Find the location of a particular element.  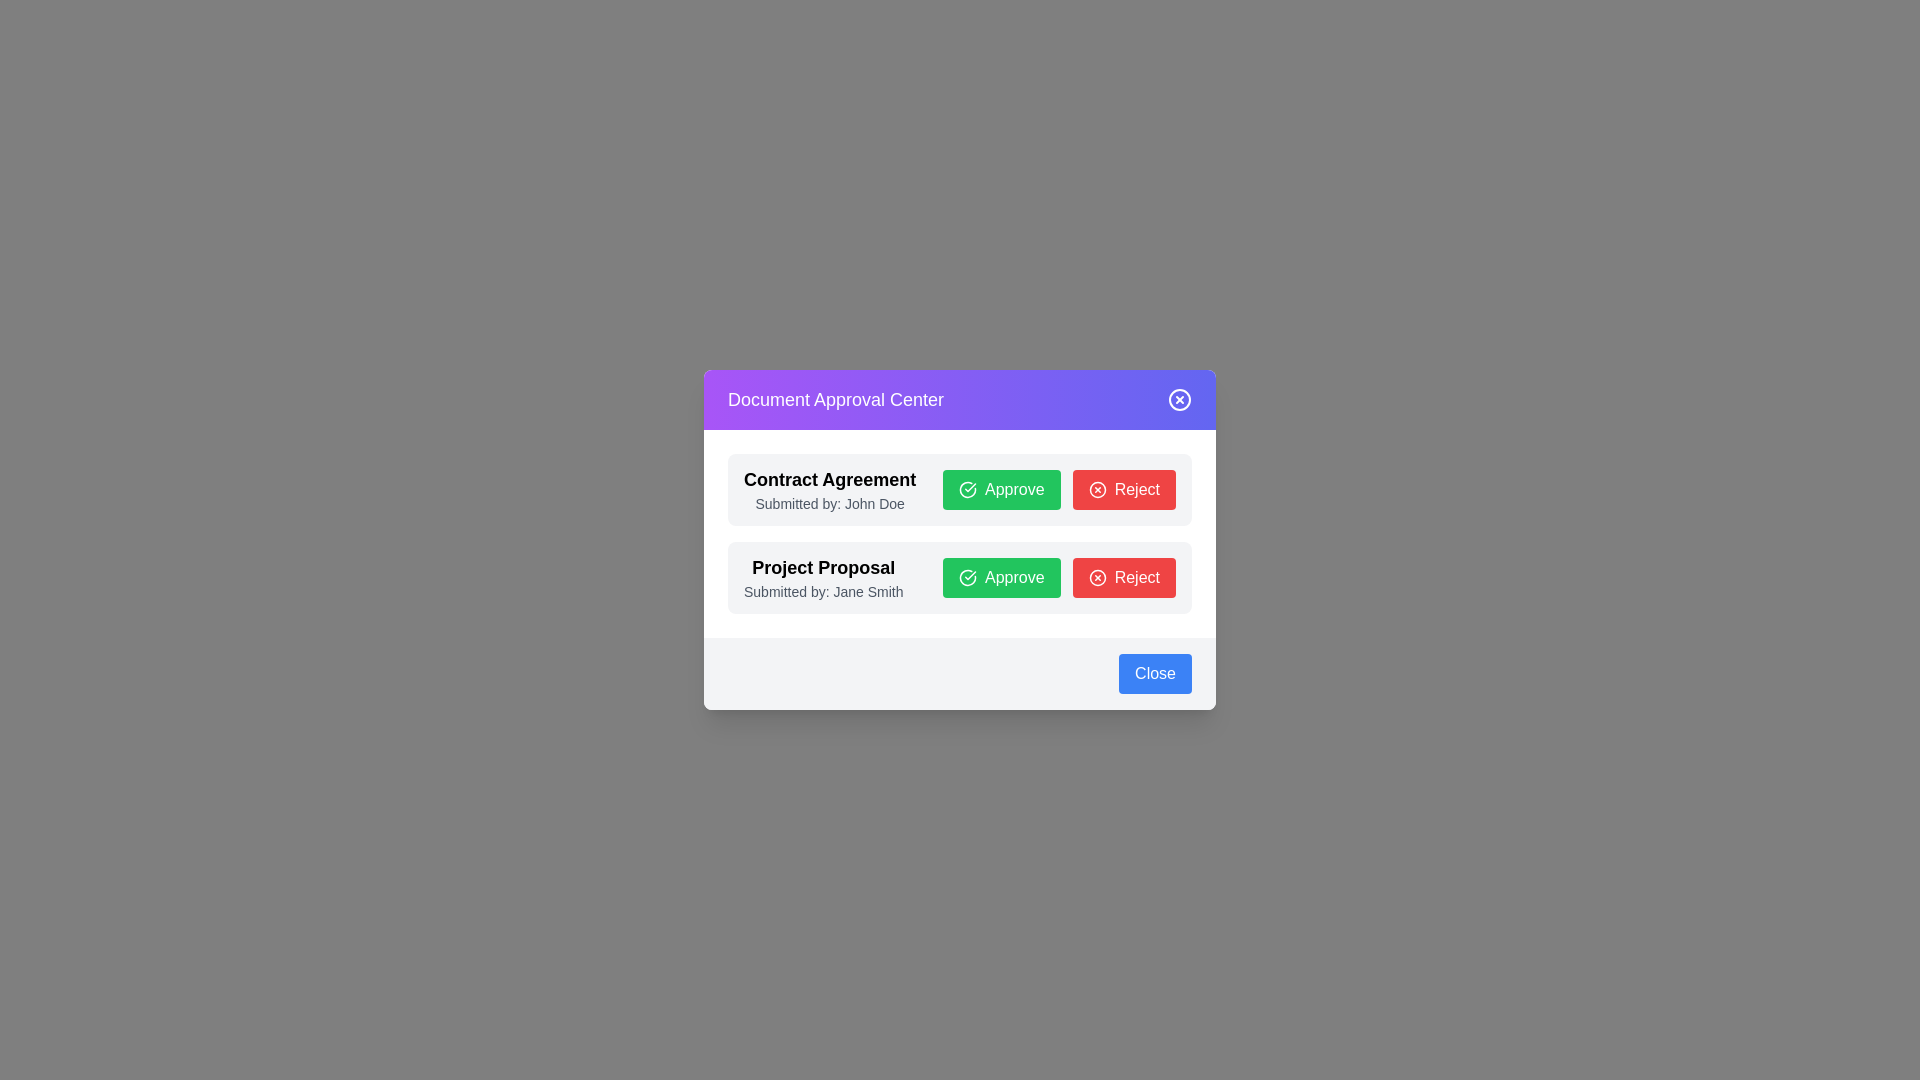

the 'Project Proposal' text label to read its properties is located at coordinates (823, 567).